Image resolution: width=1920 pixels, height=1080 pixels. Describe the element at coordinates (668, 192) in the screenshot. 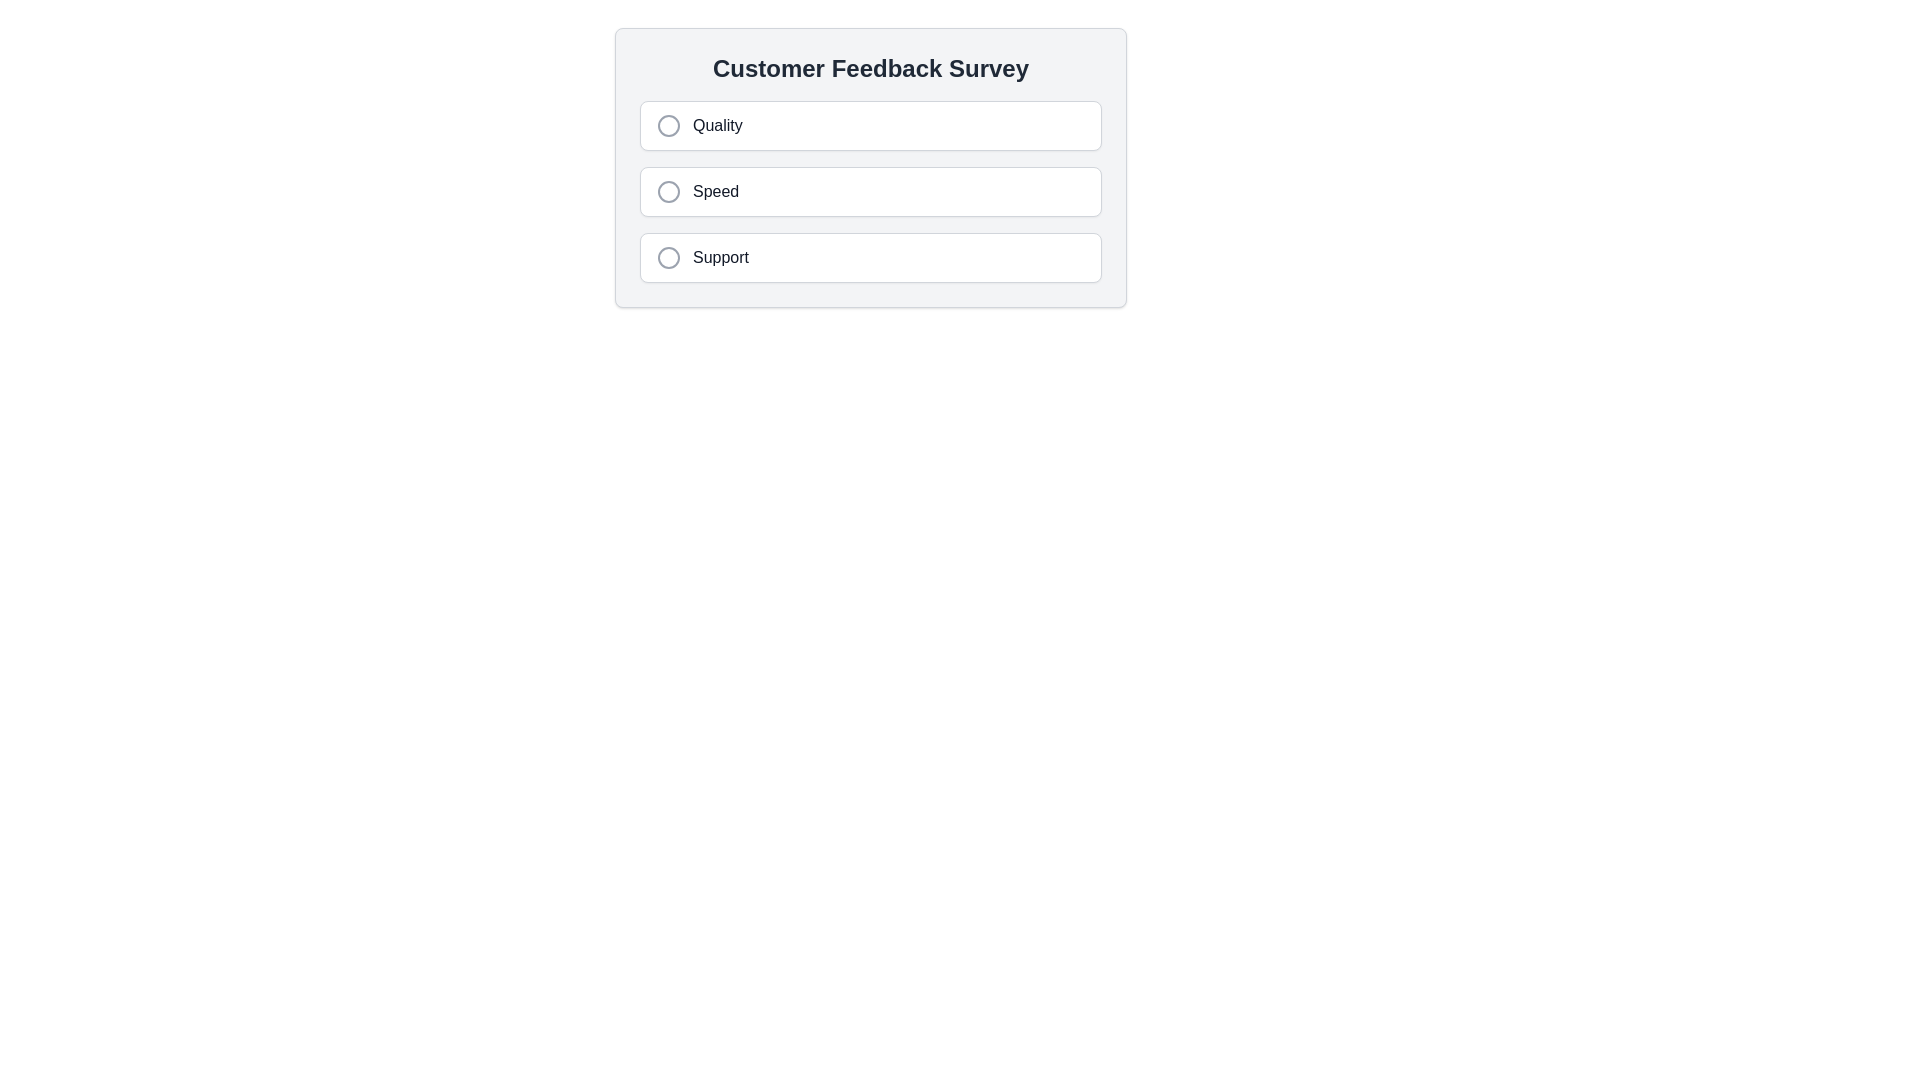

I see `the circular icon associated with the radio button labeled 'Speed'` at that location.